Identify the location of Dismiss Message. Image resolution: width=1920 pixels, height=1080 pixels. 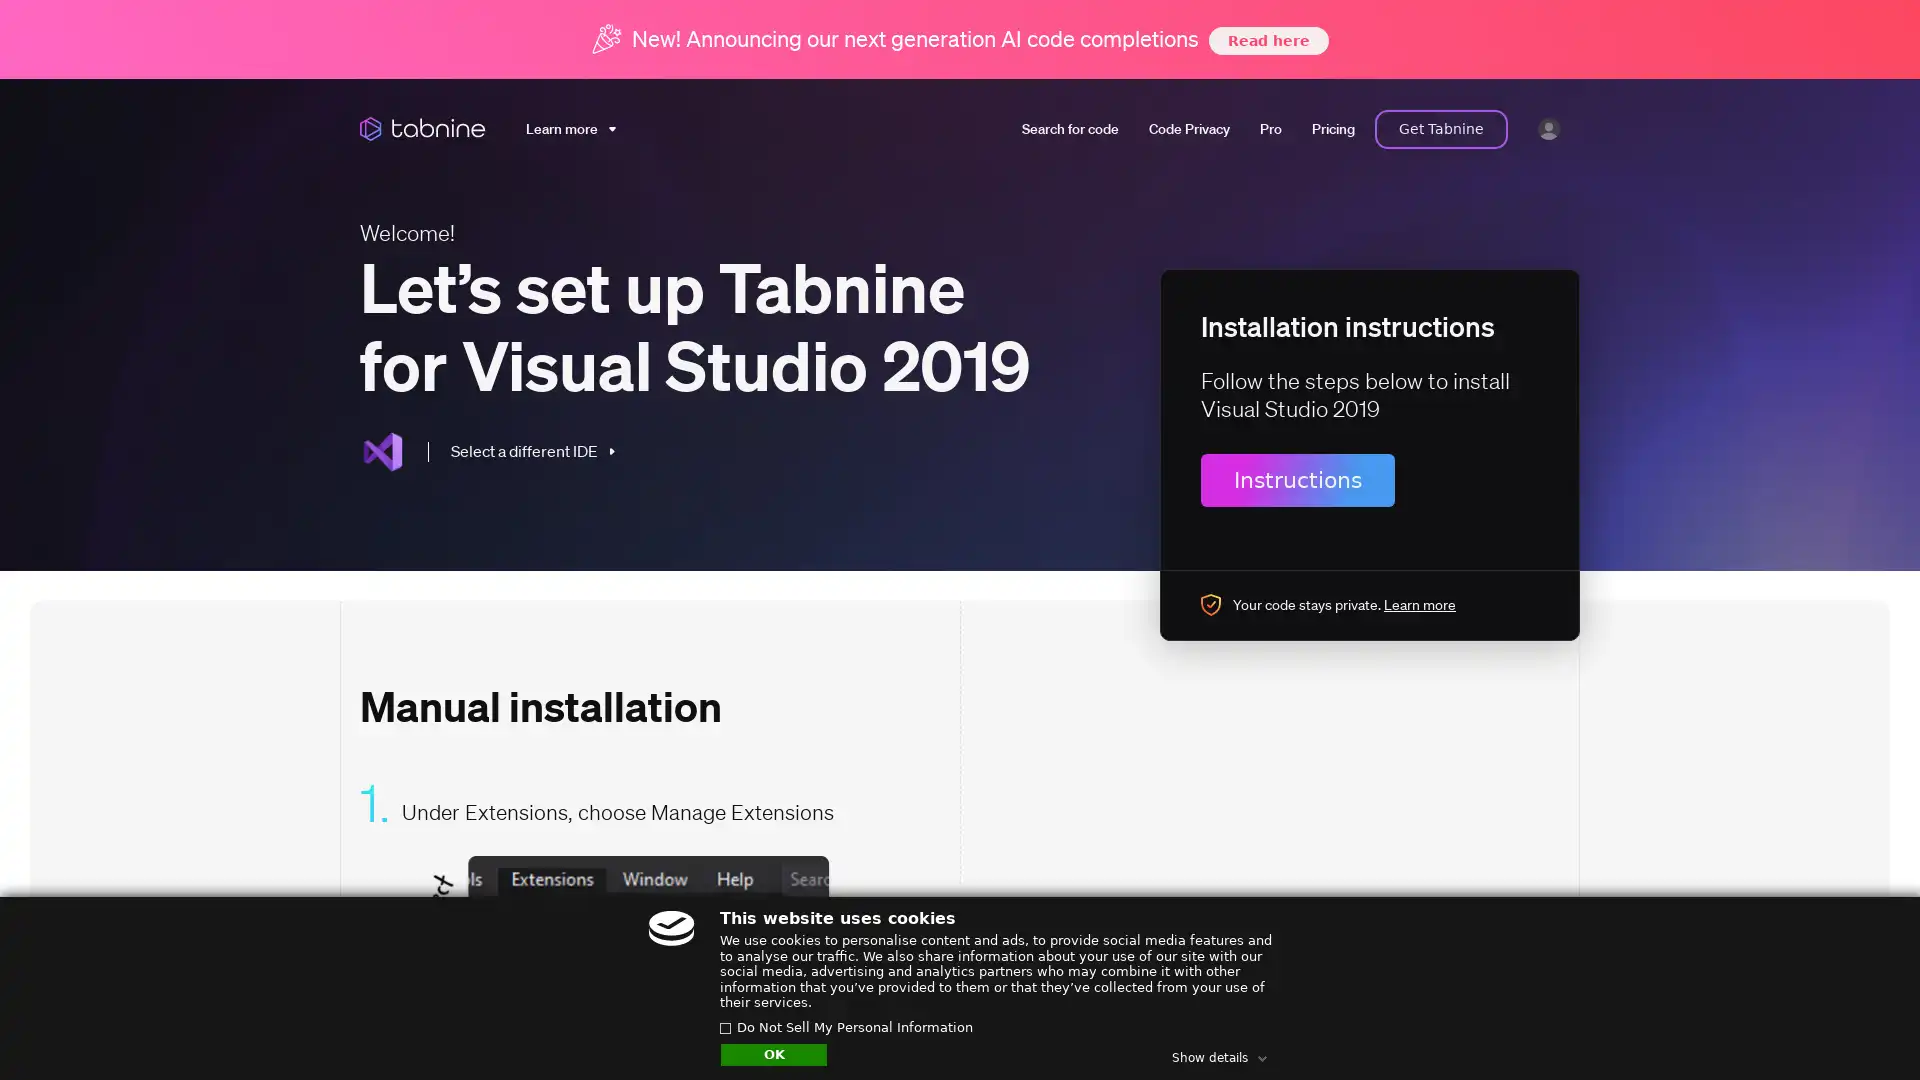
(1815, 1003).